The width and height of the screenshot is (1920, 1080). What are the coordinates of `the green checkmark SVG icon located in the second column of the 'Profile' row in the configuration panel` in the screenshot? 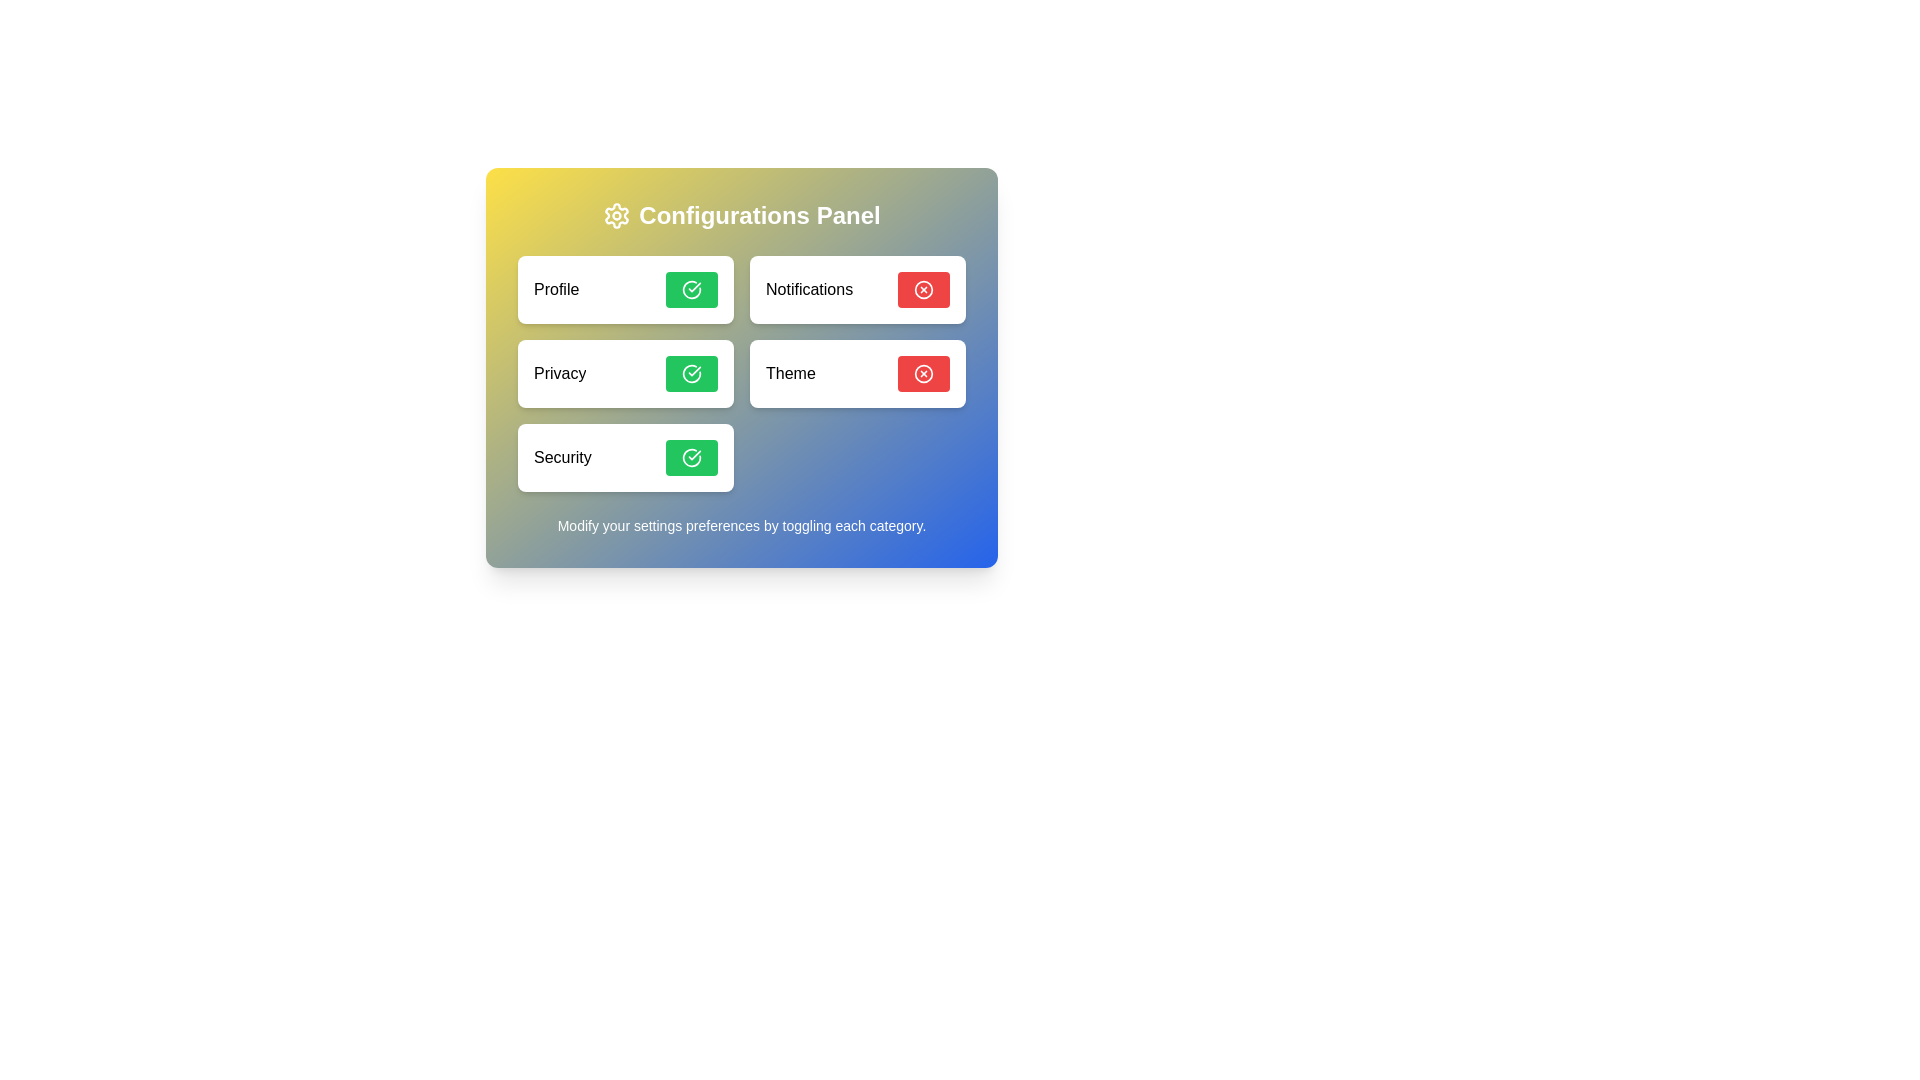 It's located at (691, 289).